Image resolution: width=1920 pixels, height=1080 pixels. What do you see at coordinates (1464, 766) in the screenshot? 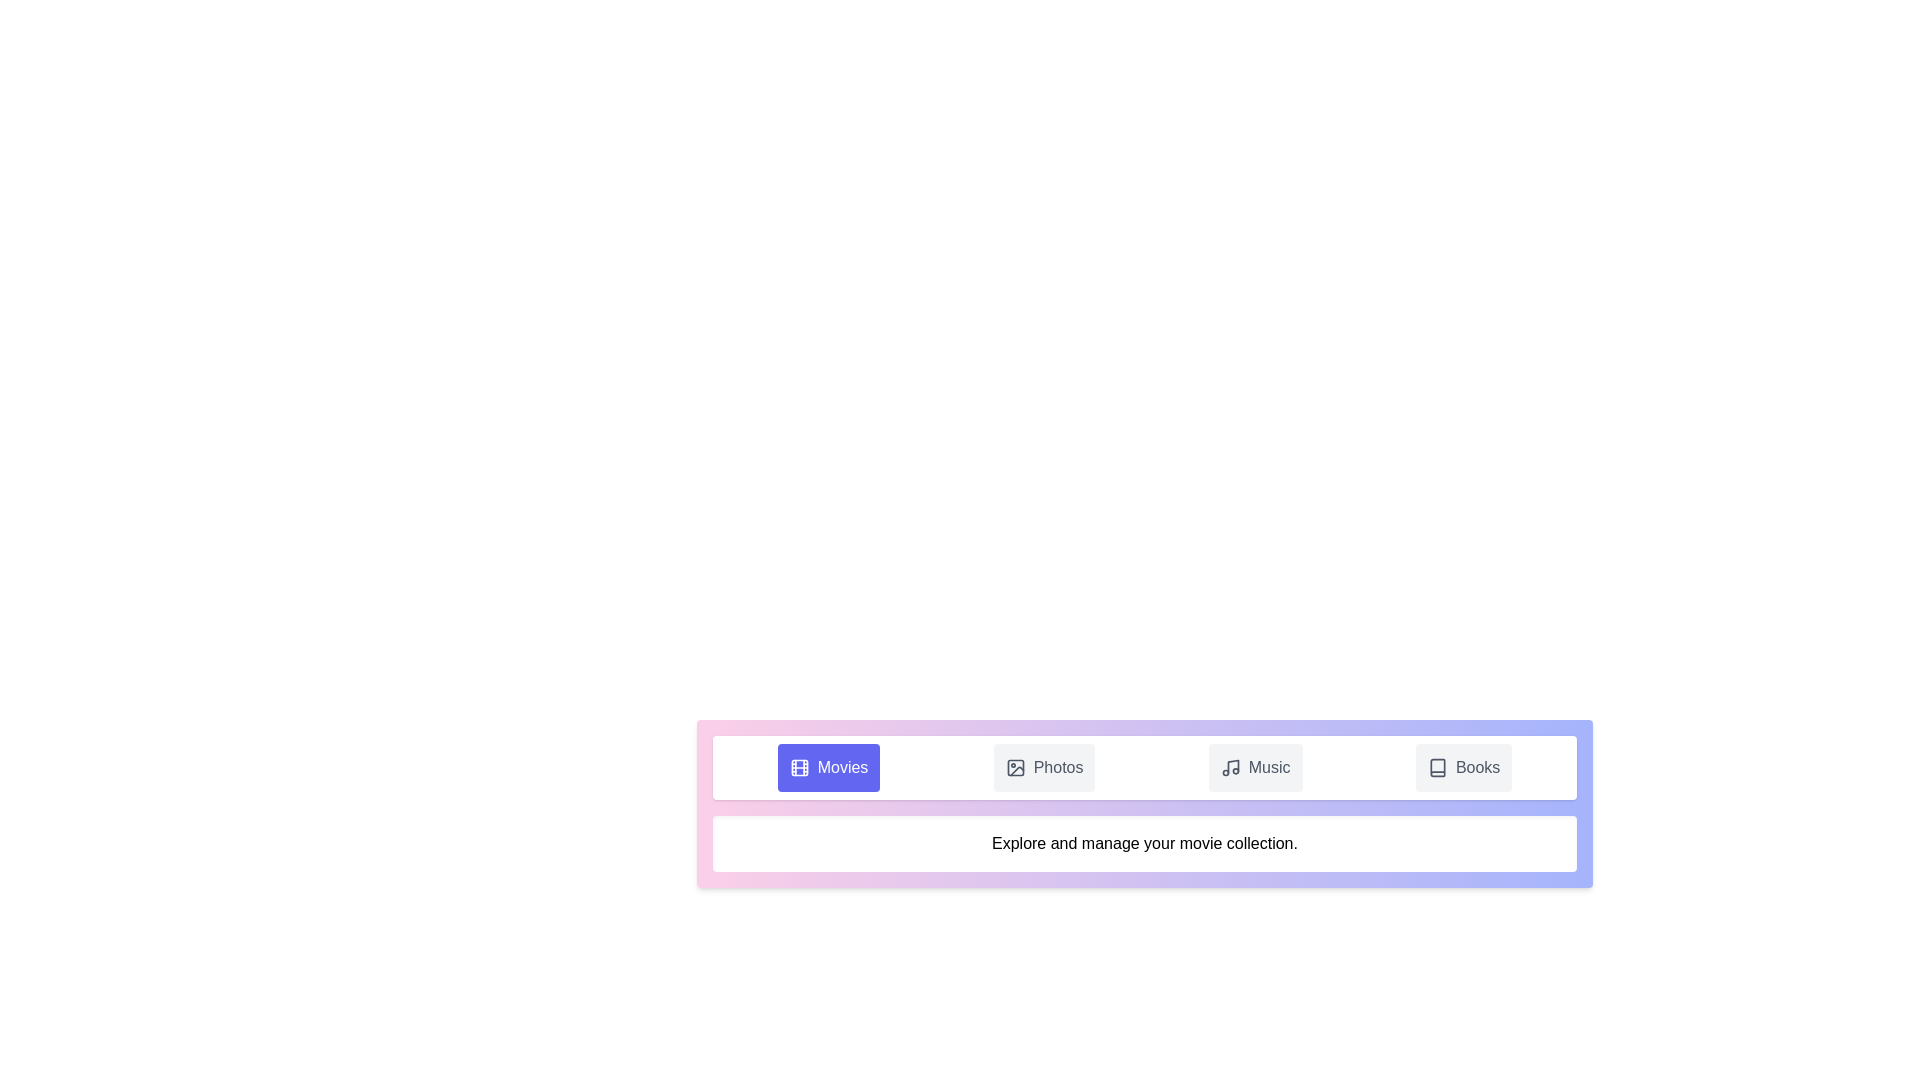
I see `the Books tab by clicking on its button` at bounding box center [1464, 766].